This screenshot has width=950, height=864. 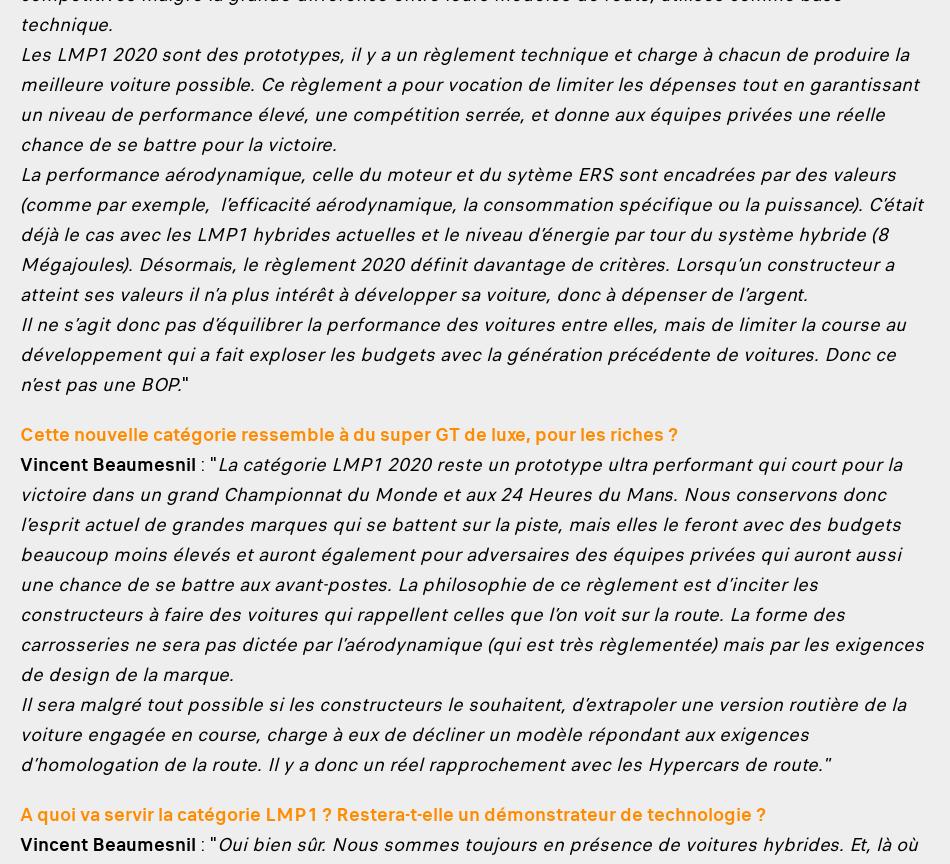 I want to click on 'La catégorie LMP1 2020 reste un prototype ultra performant qui court pour la victoire dans un grand Championnat du Monde et aux 24 Heures du Mans. Nous conservons donc l’esprit actuel de grandes marques qui se battent sur la piste, mais elles le feront avec des budgets beaucoup moins élevés et auront également pour adversaires des équipes privées qui auront aussi une chance de se battre aux avant-postes. La philosophie de ce règlement est d’inciter les constructeurs à faire des voitures qui rappellent celles que l’on voit sur la route. La forme des carrosseries ne sera pas dictée par l’aérodynamique (qui est très règlementée) mais par les exigences de design de la marque.', so click(x=470, y=568).